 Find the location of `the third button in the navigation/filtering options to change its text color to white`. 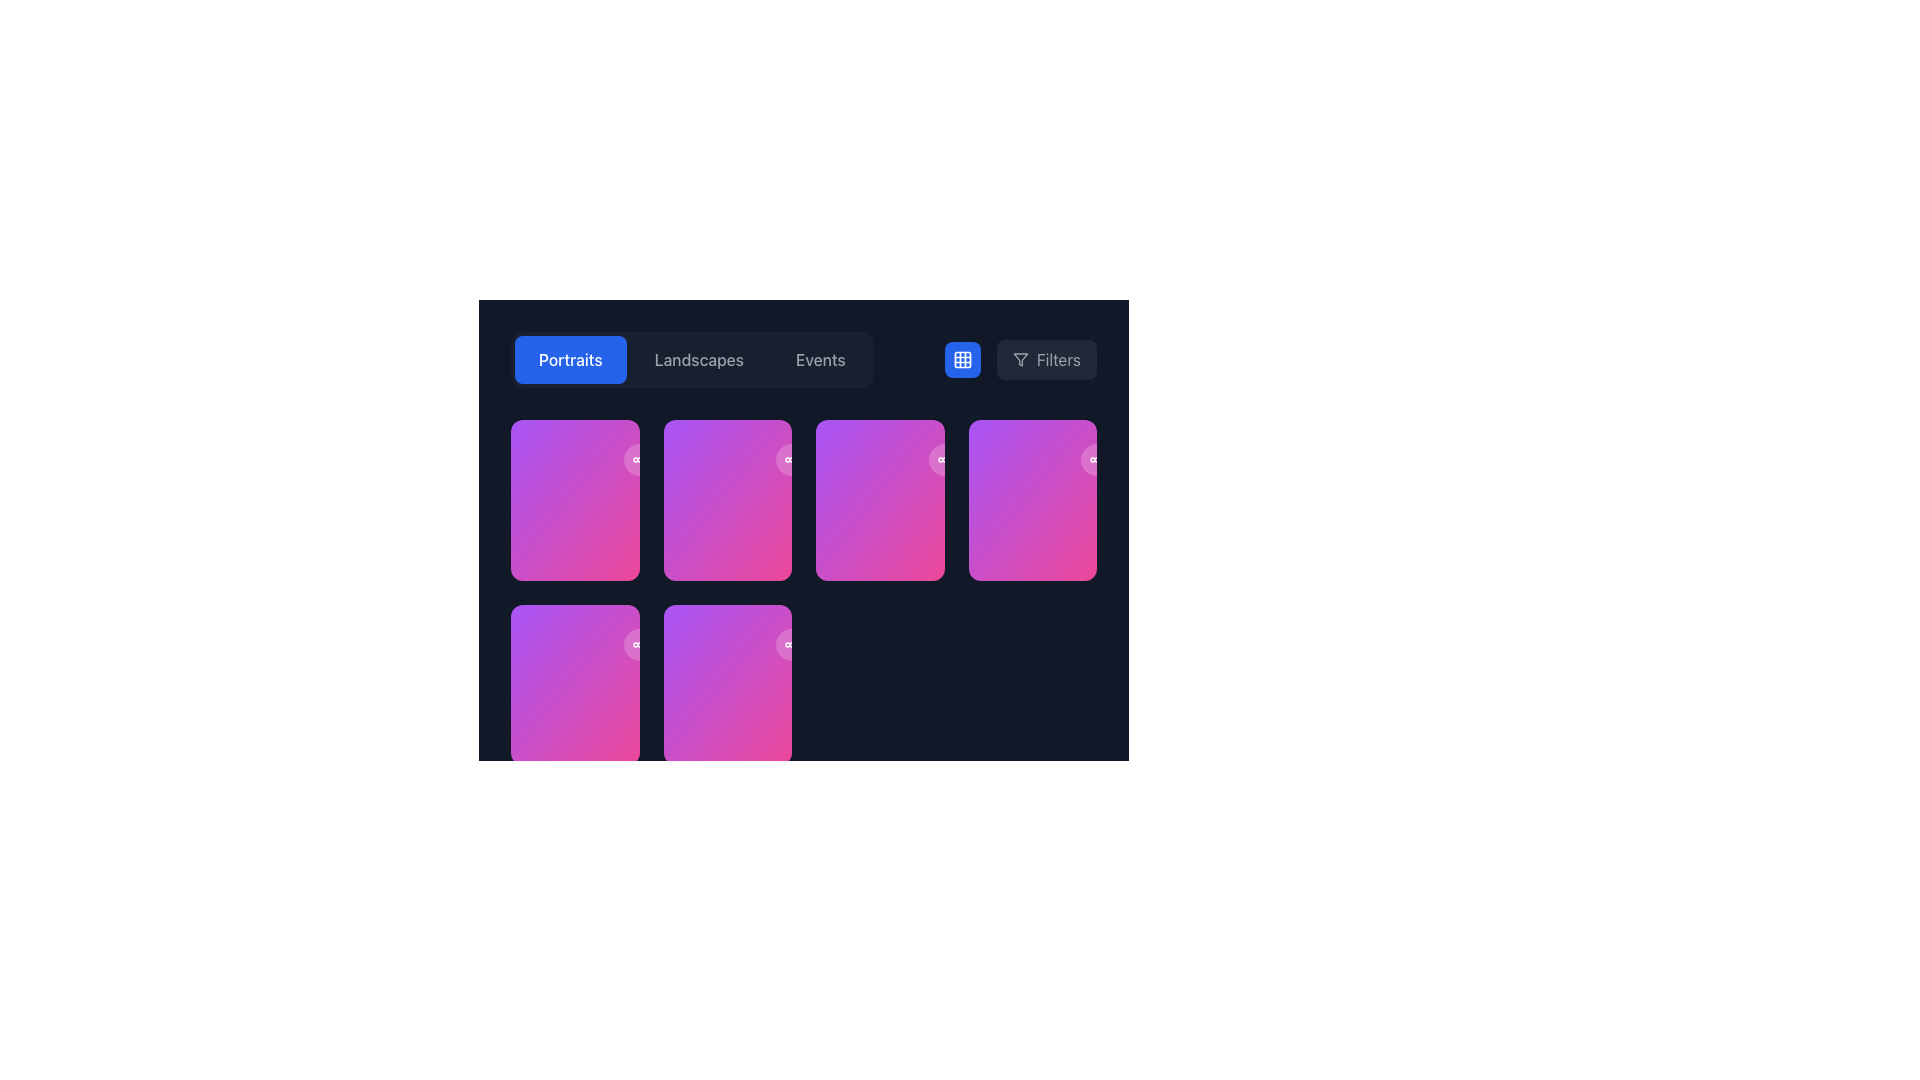

the third button in the navigation/filtering options to change its text color to white is located at coordinates (820, 358).